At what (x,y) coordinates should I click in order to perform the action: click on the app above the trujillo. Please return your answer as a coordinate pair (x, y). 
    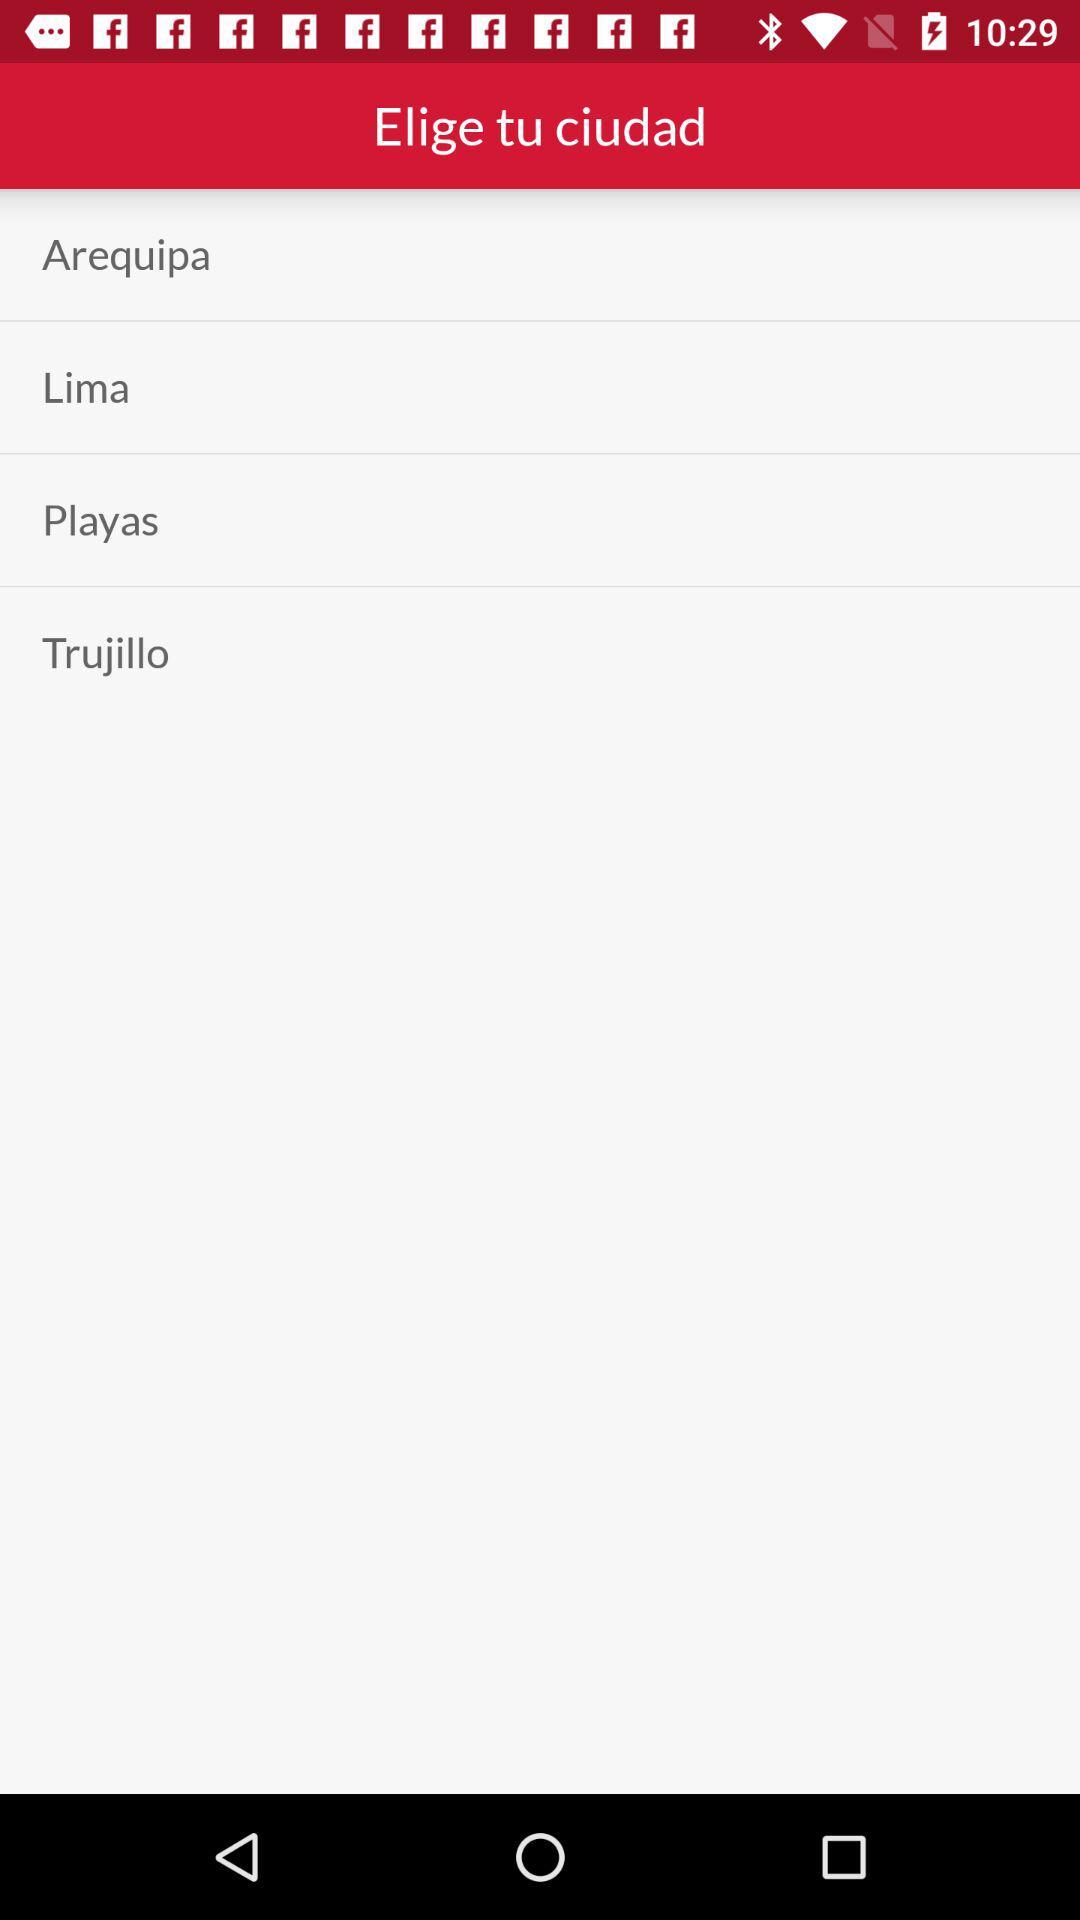
    Looking at the image, I should click on (100, 520).